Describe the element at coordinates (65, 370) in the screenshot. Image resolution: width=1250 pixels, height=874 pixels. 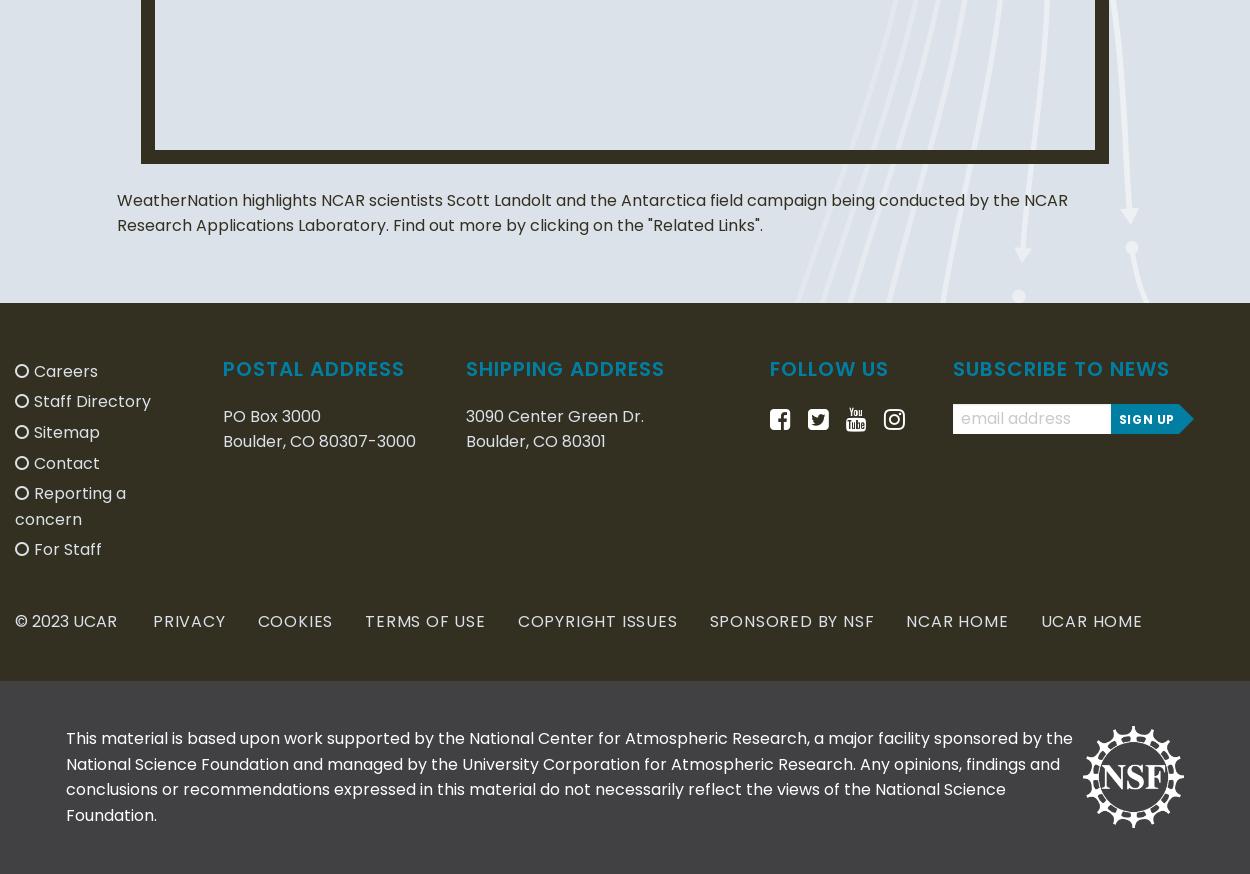
I see `'Careers'` at that location.